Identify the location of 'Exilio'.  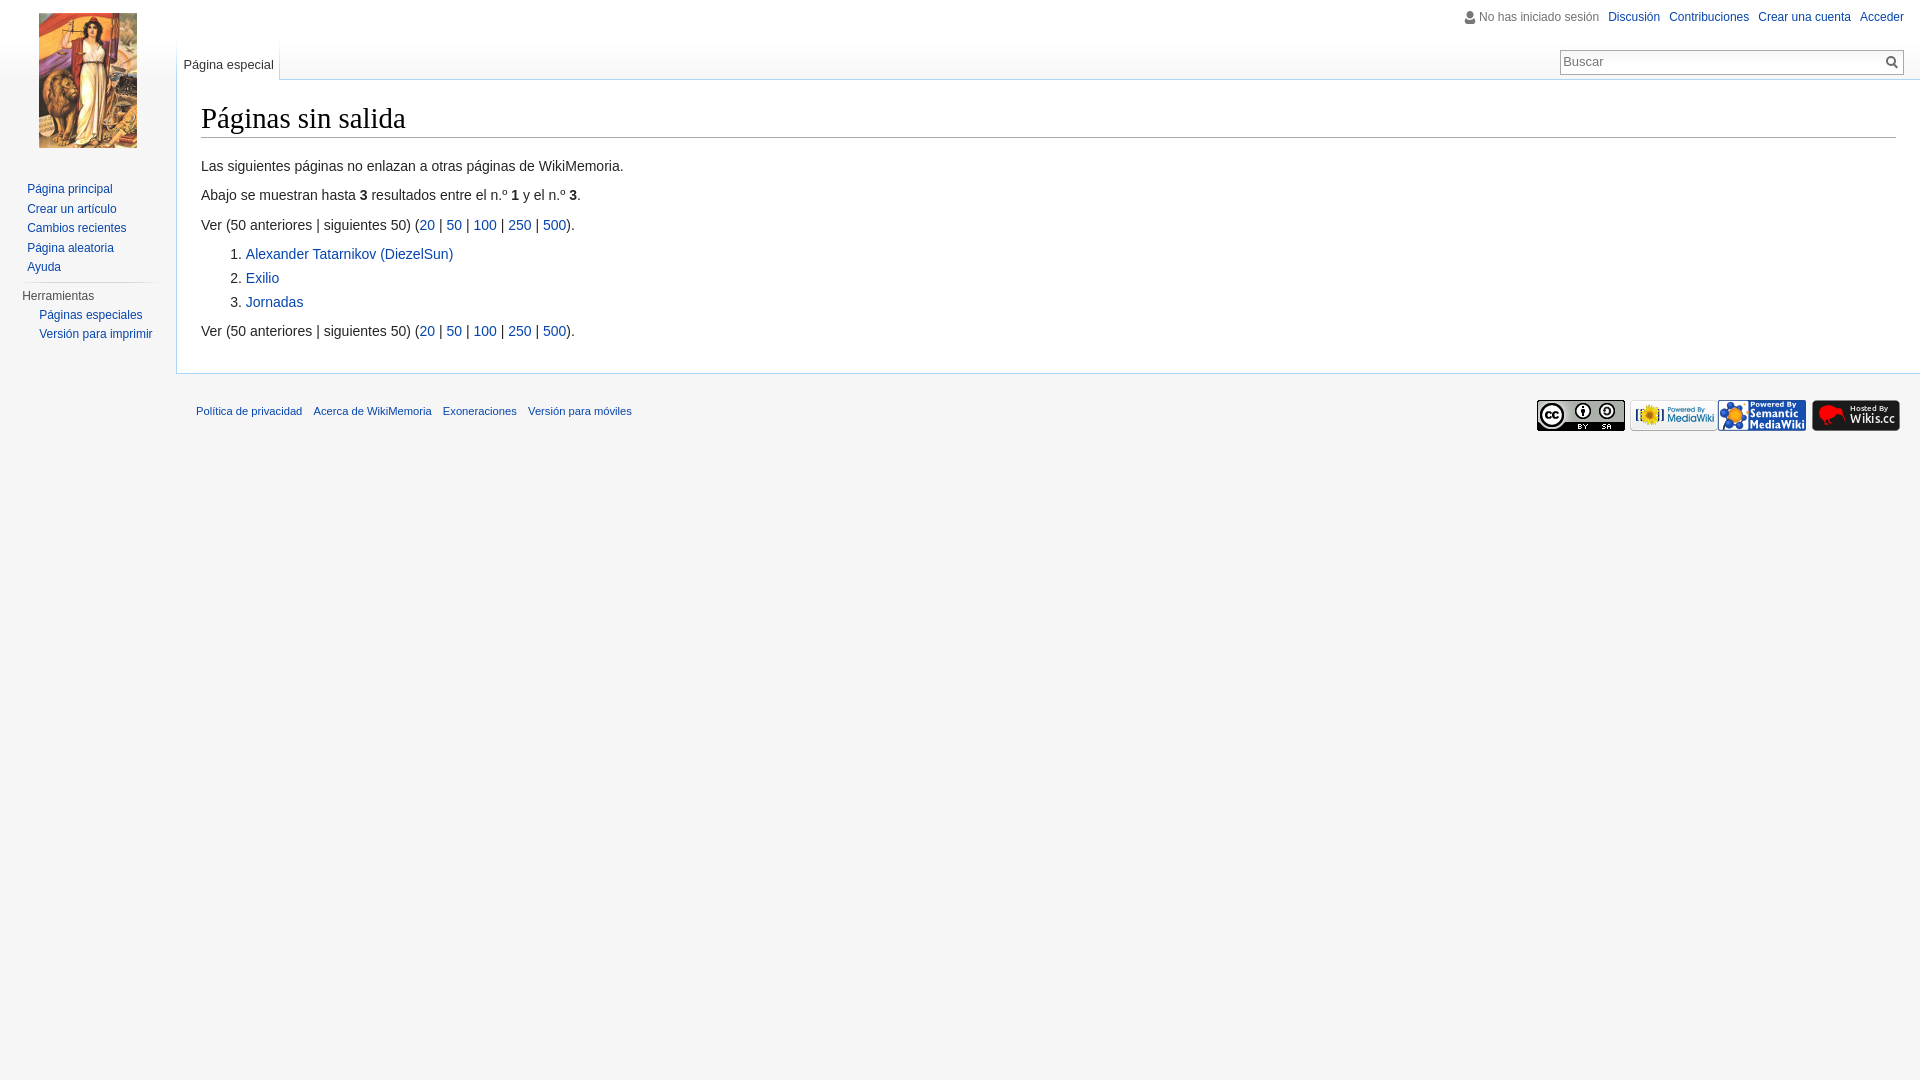
(244, 277).